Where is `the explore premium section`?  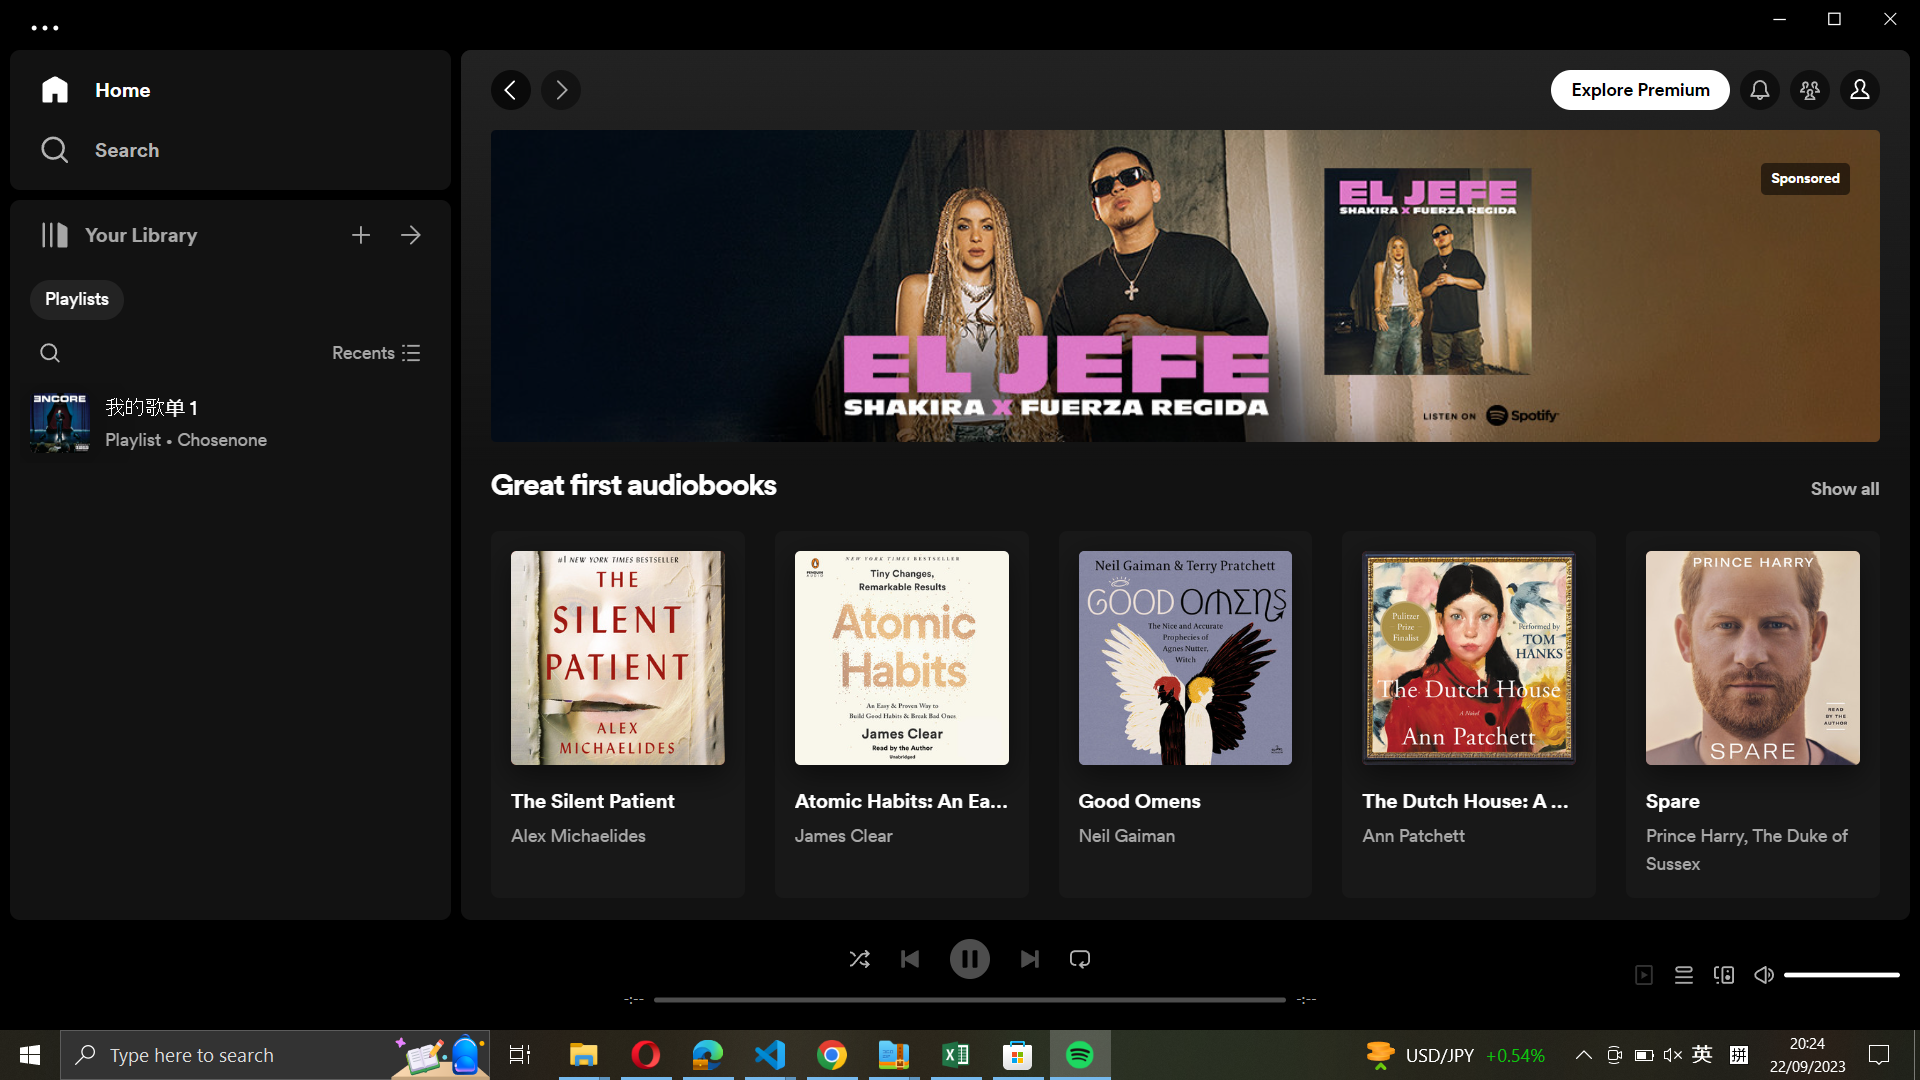
the explore premium section is located at coordinates (1642, 88).